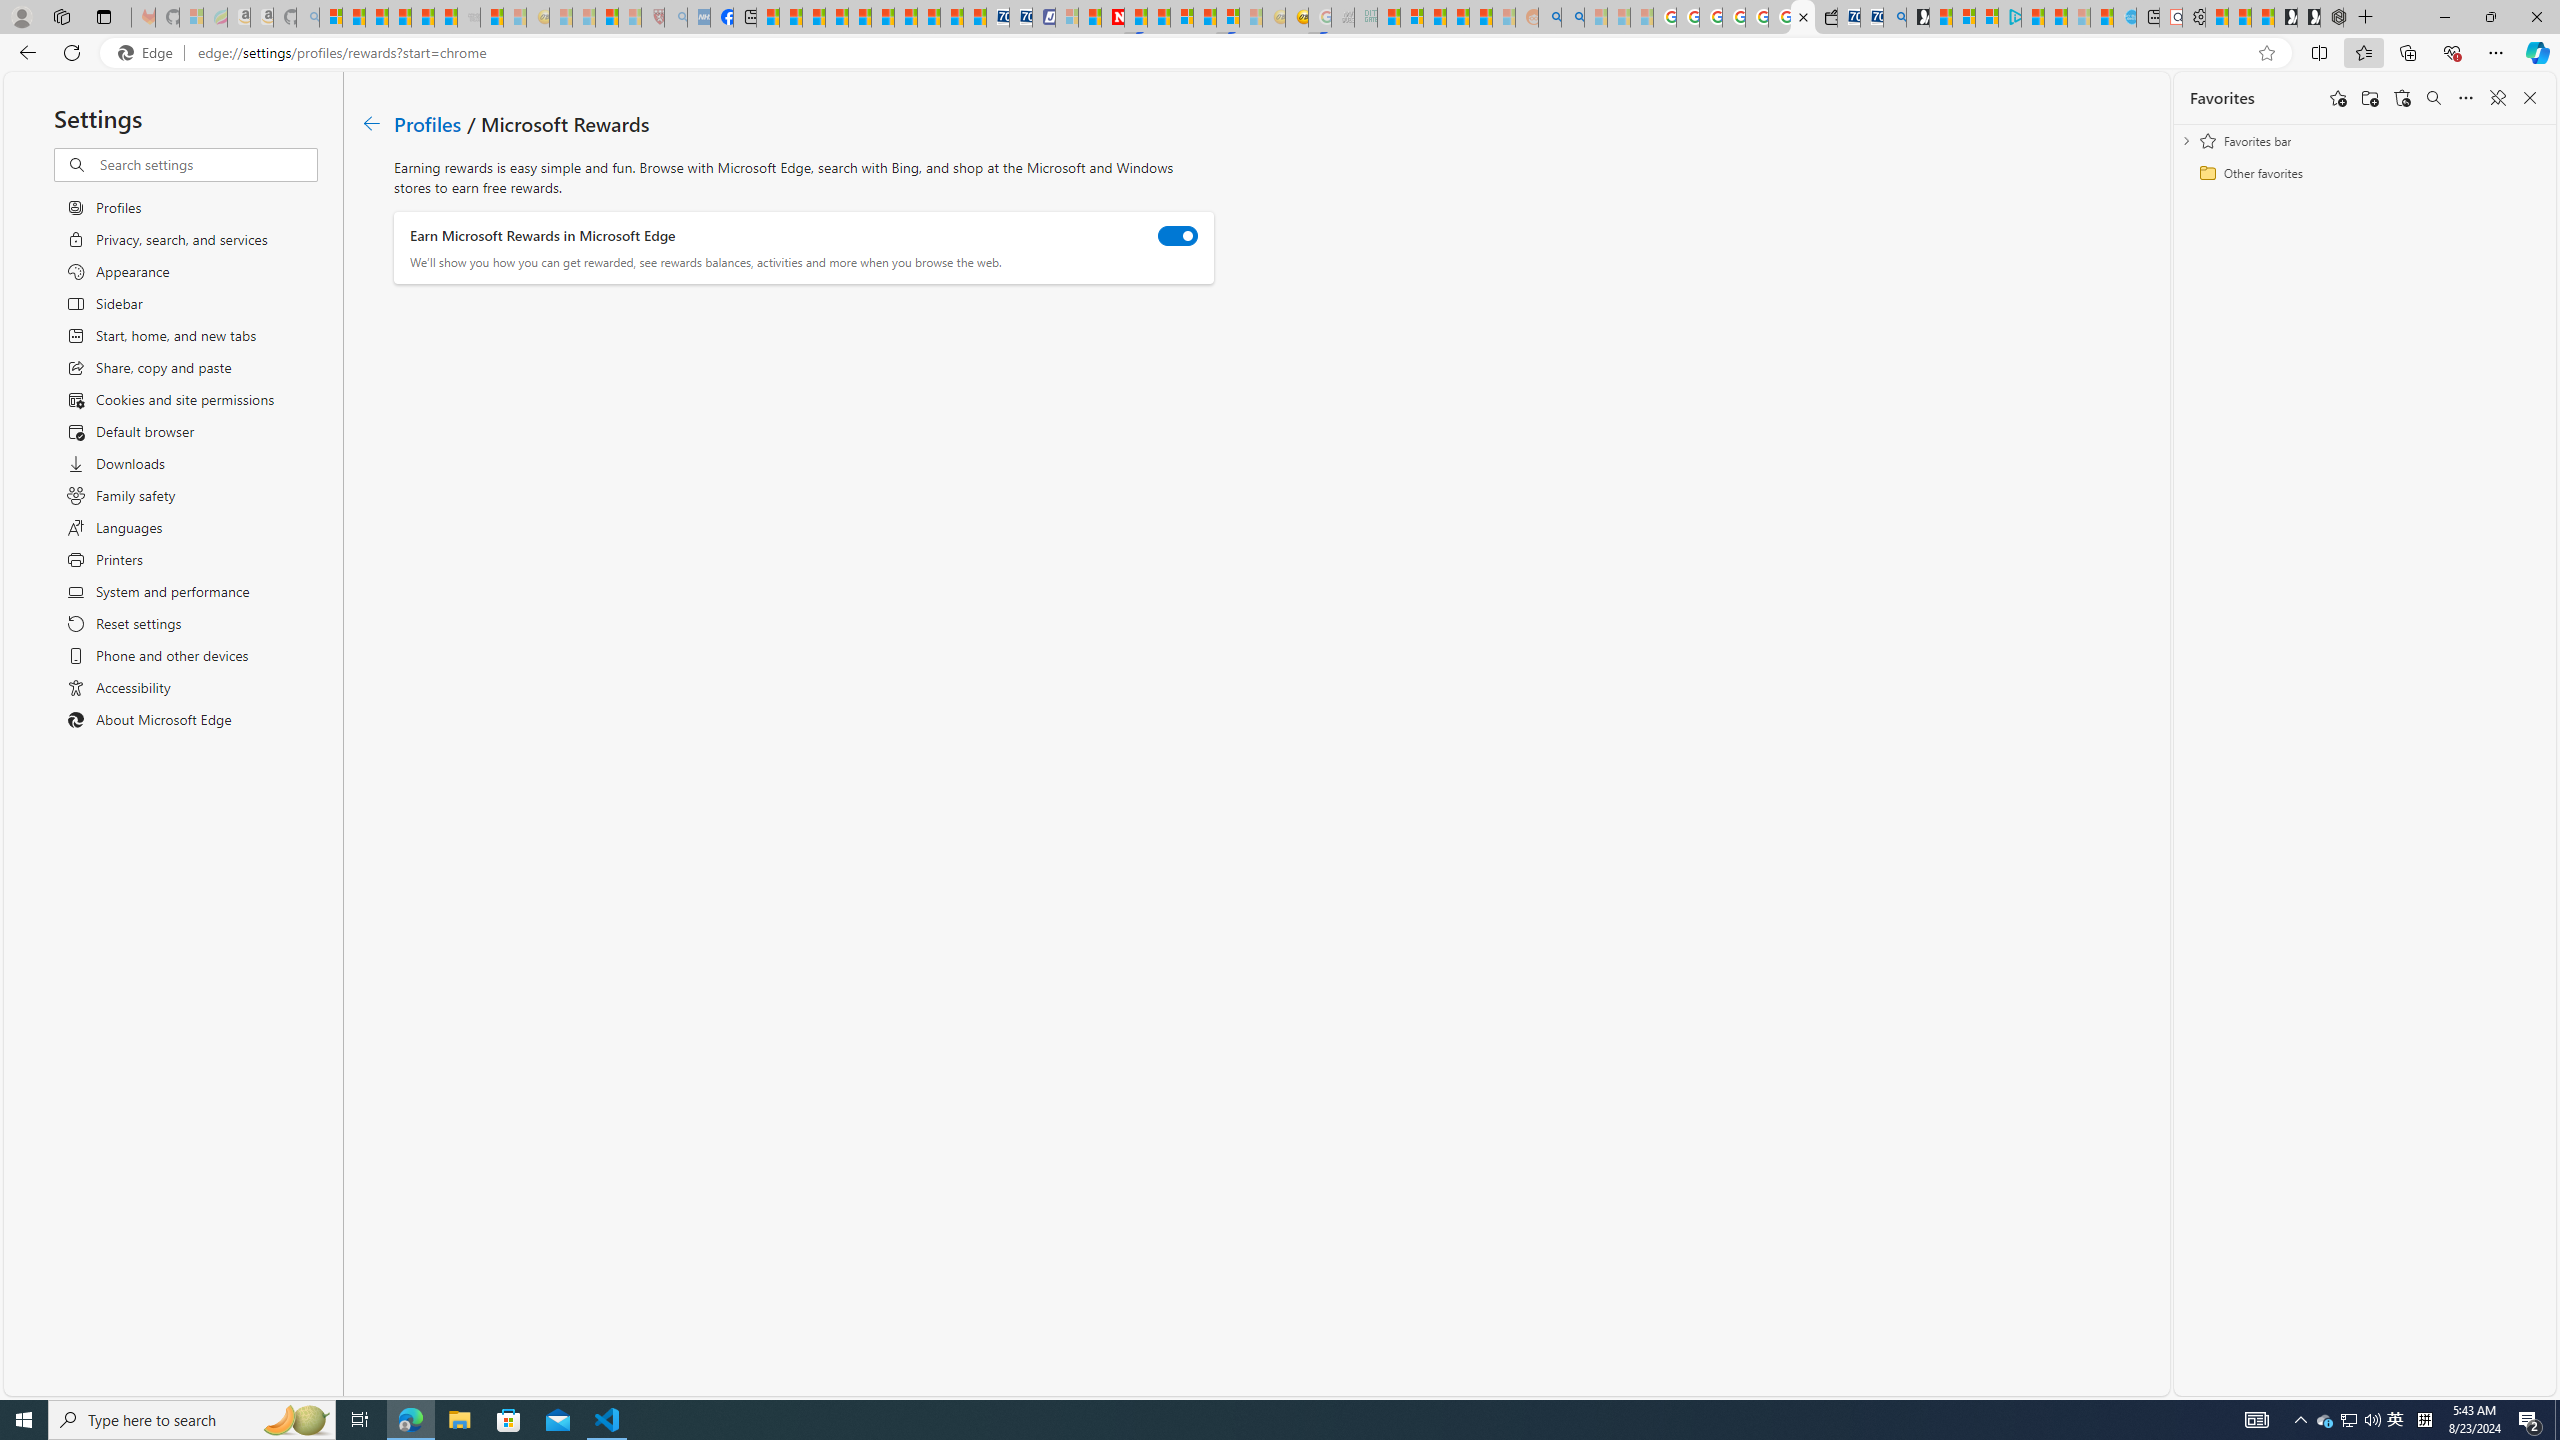  What do you see at coordinates (428, 122) in the screenshot?
I see `'Profiles'` at bounding box center [428, 122].